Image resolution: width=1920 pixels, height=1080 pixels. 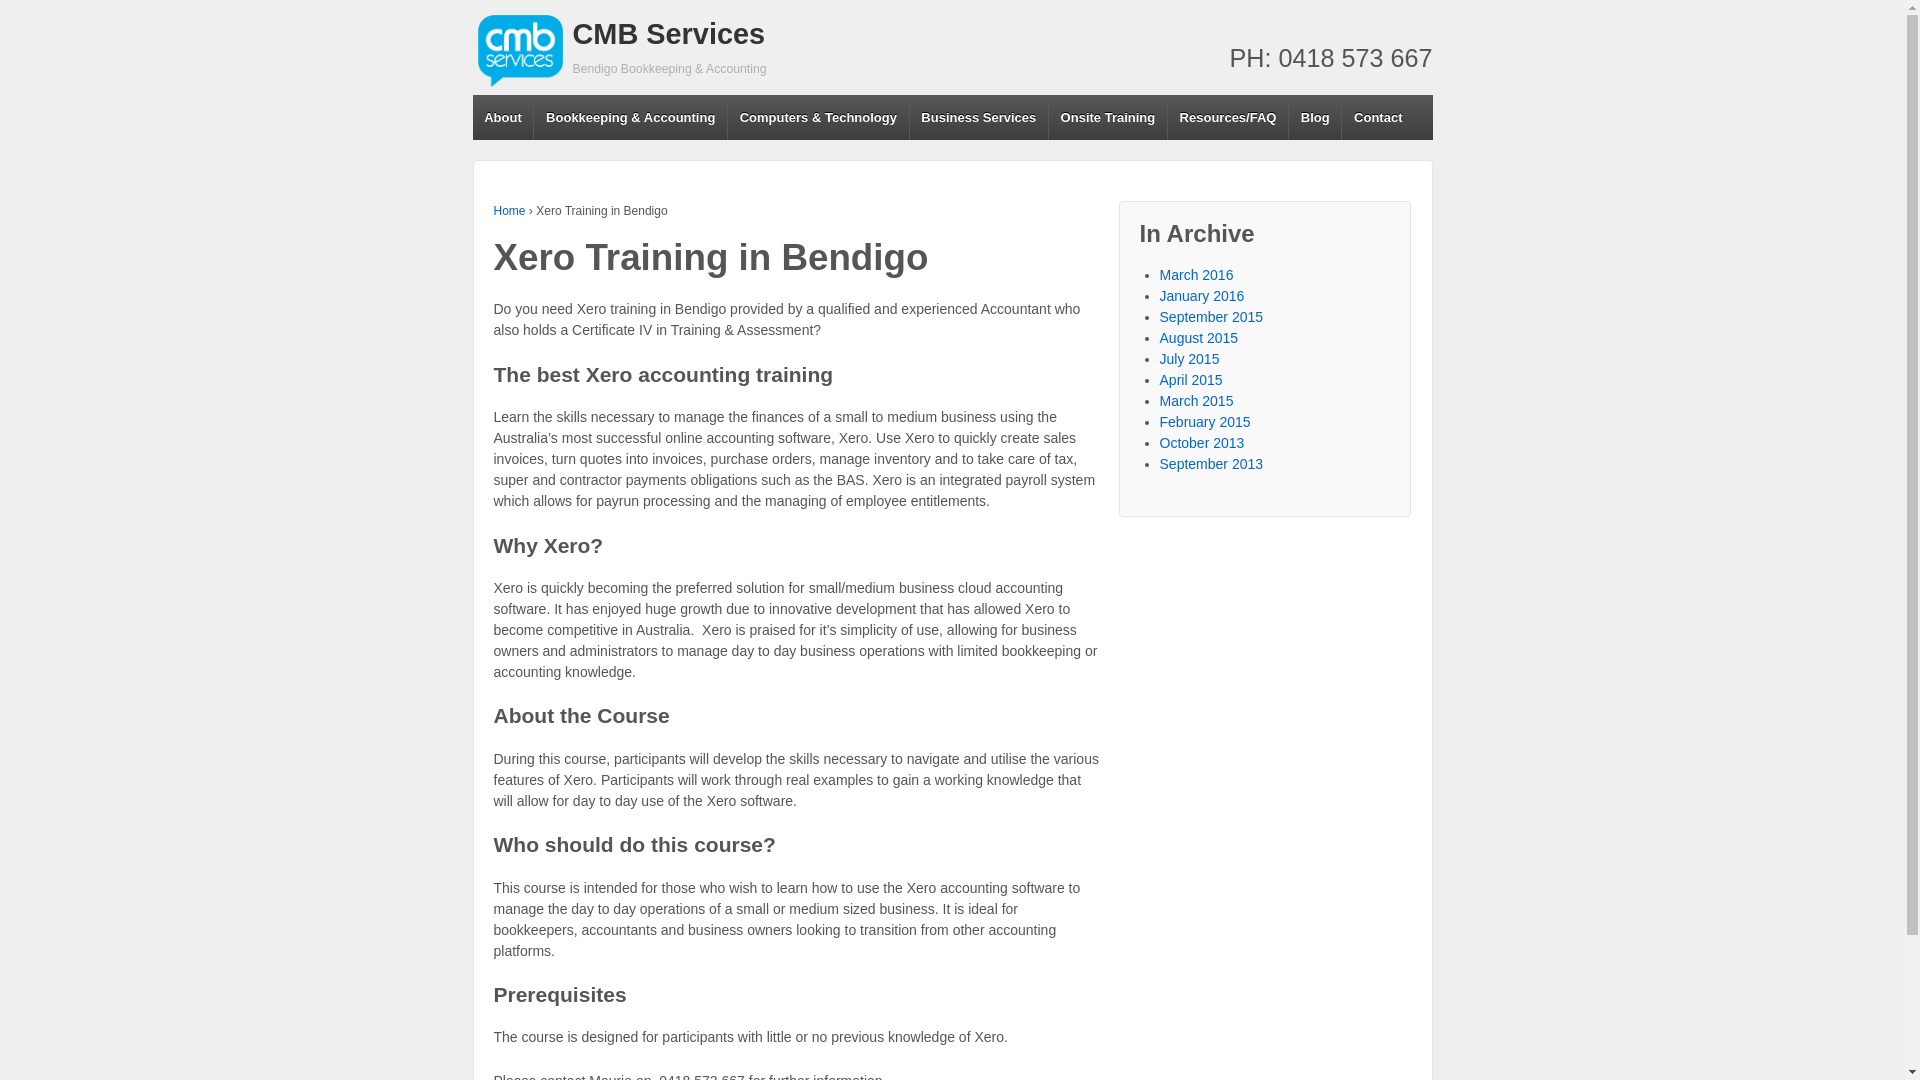 I want to click on 'CMB Services', so click(x=668, y=34).